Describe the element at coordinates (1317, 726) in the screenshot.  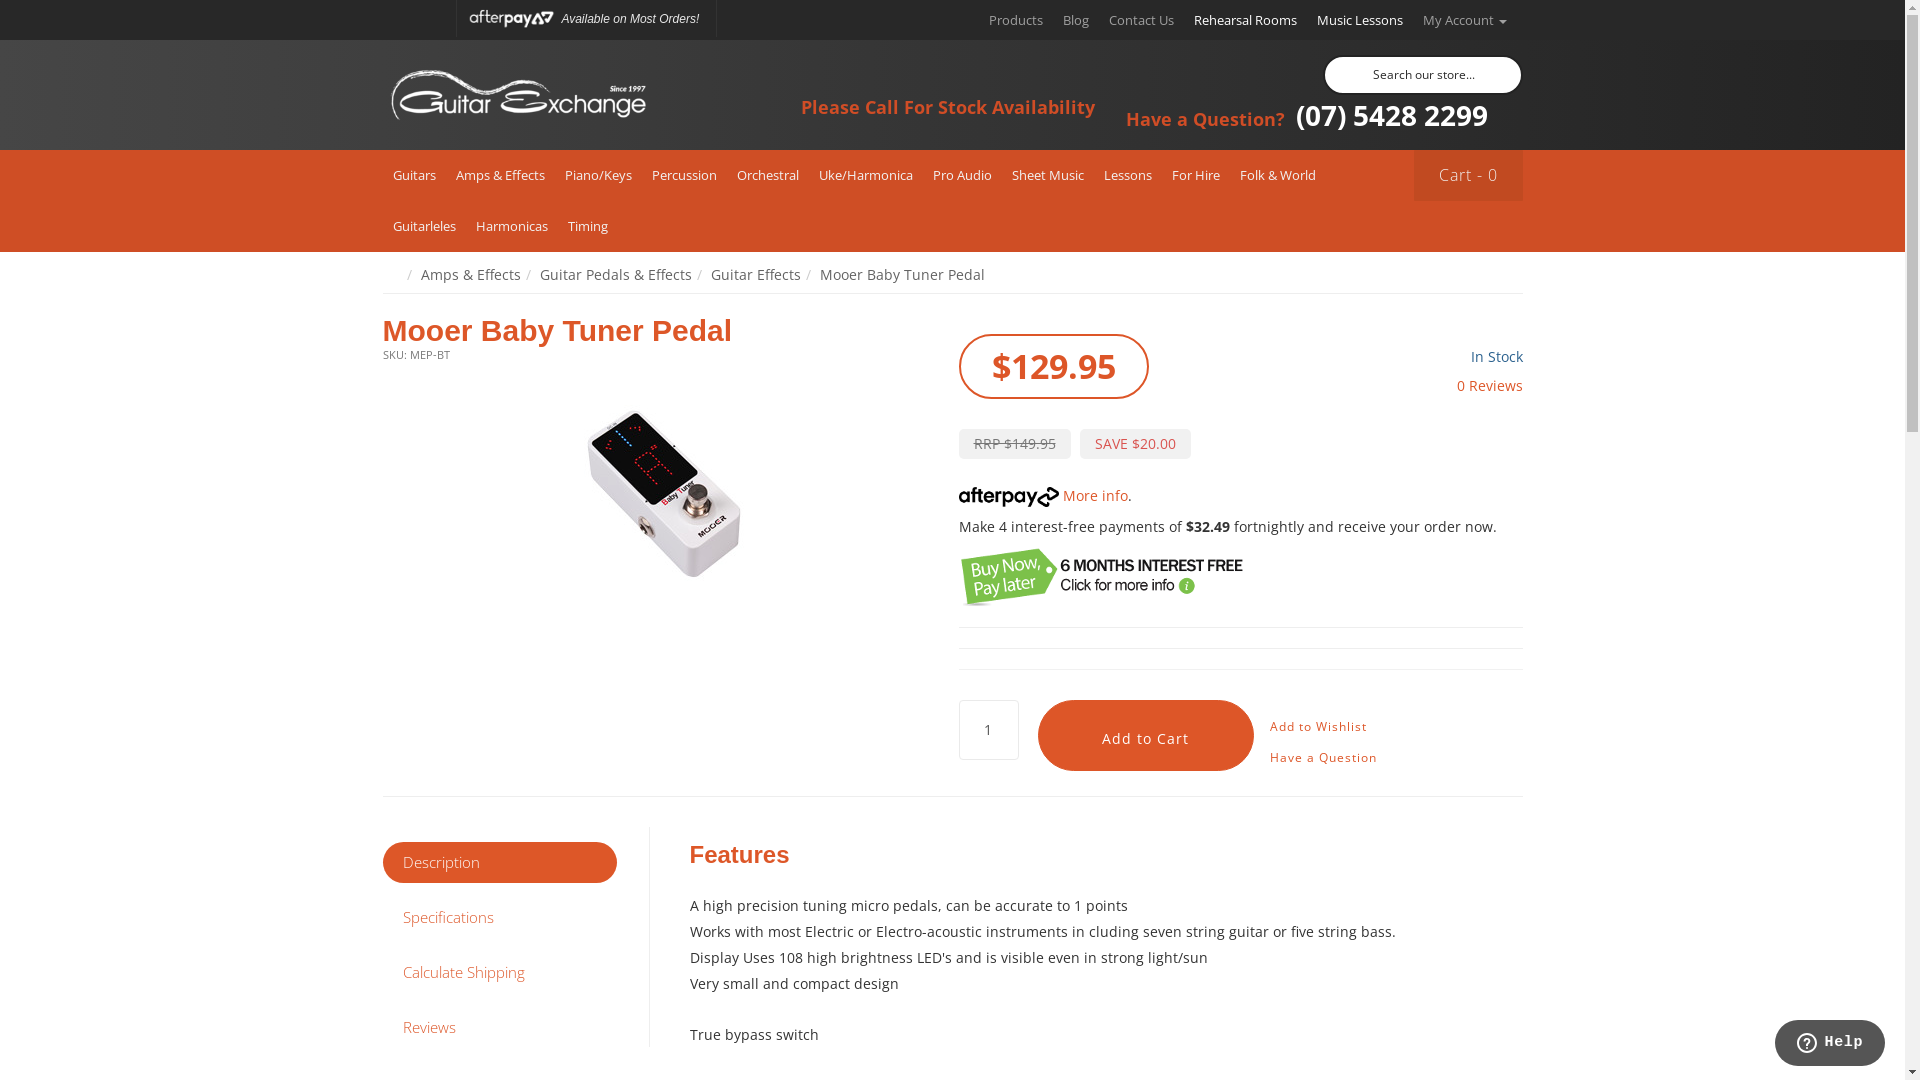
I see `'Add to Wishlist'` at that location.